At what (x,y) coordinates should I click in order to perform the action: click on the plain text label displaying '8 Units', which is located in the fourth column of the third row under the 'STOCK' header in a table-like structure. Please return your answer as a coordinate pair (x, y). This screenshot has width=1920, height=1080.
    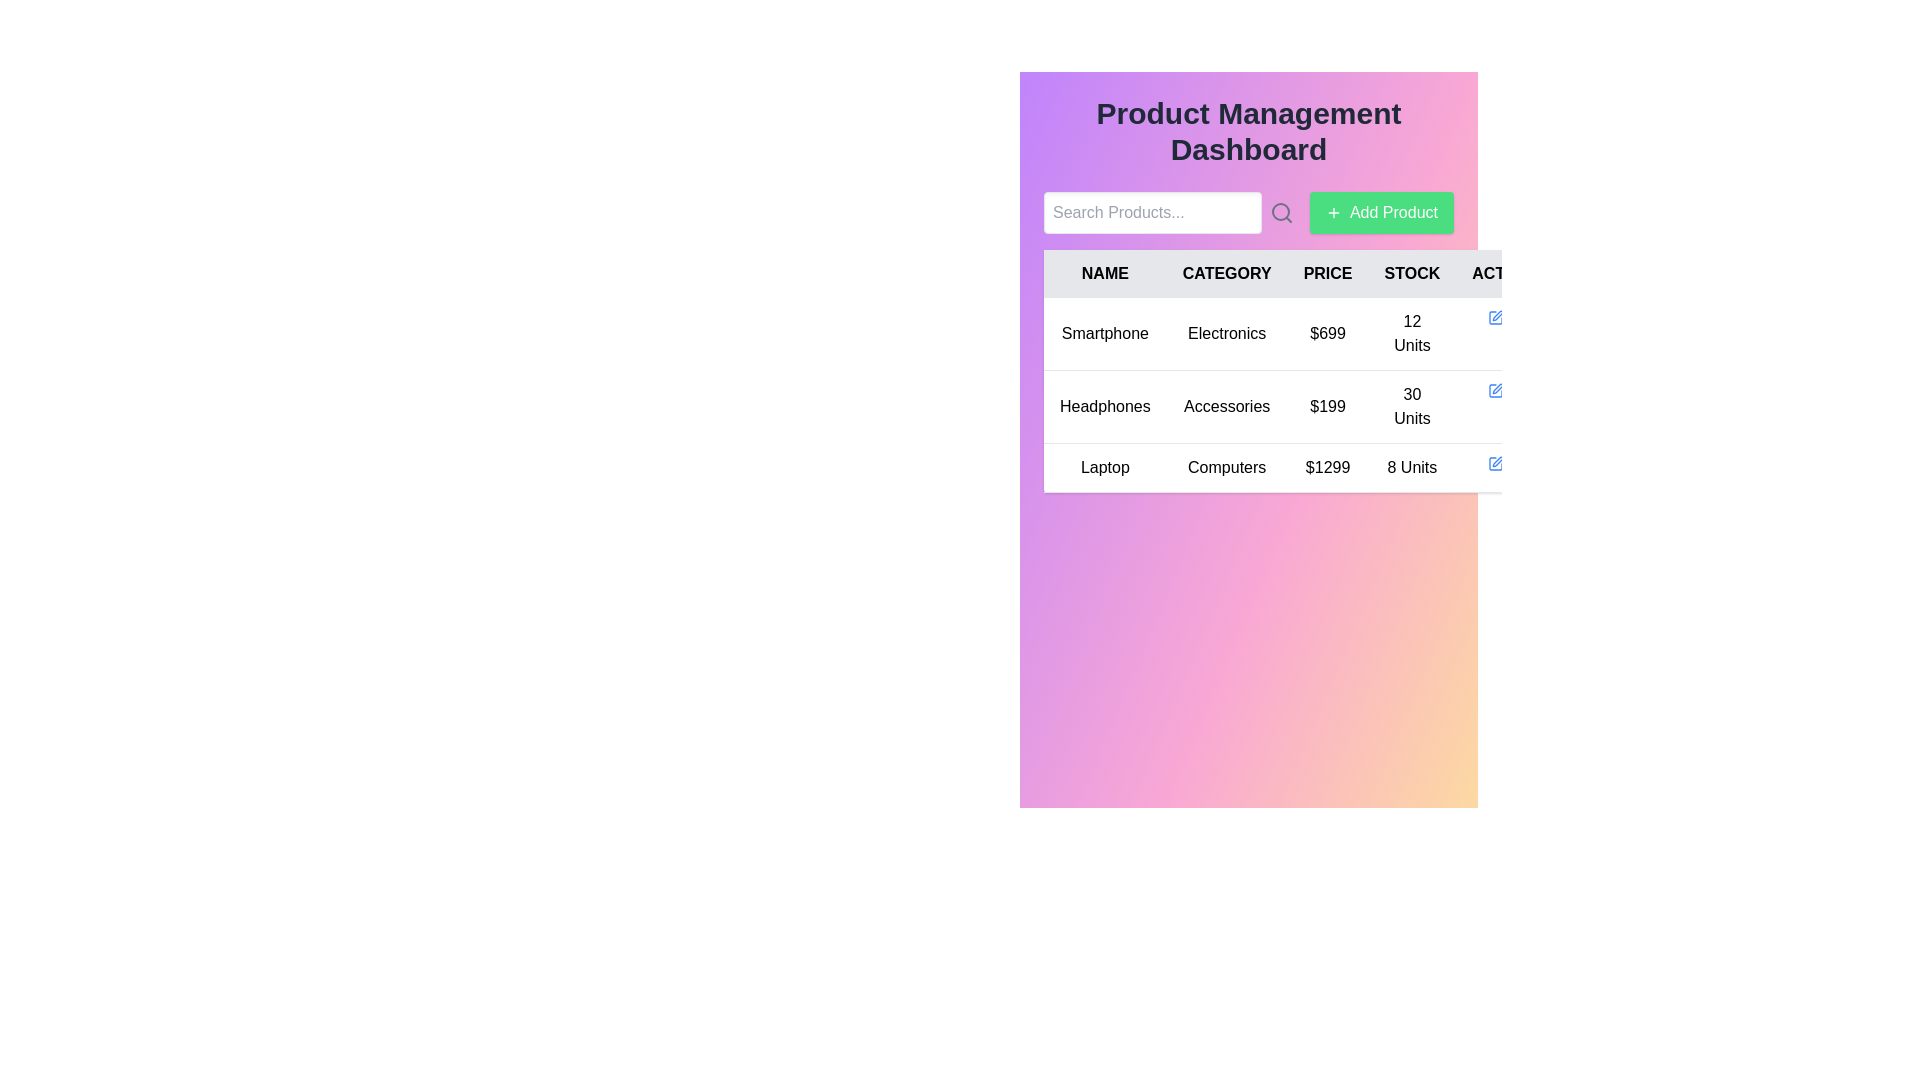
    Looking at the image, I should click on (1411, 467).